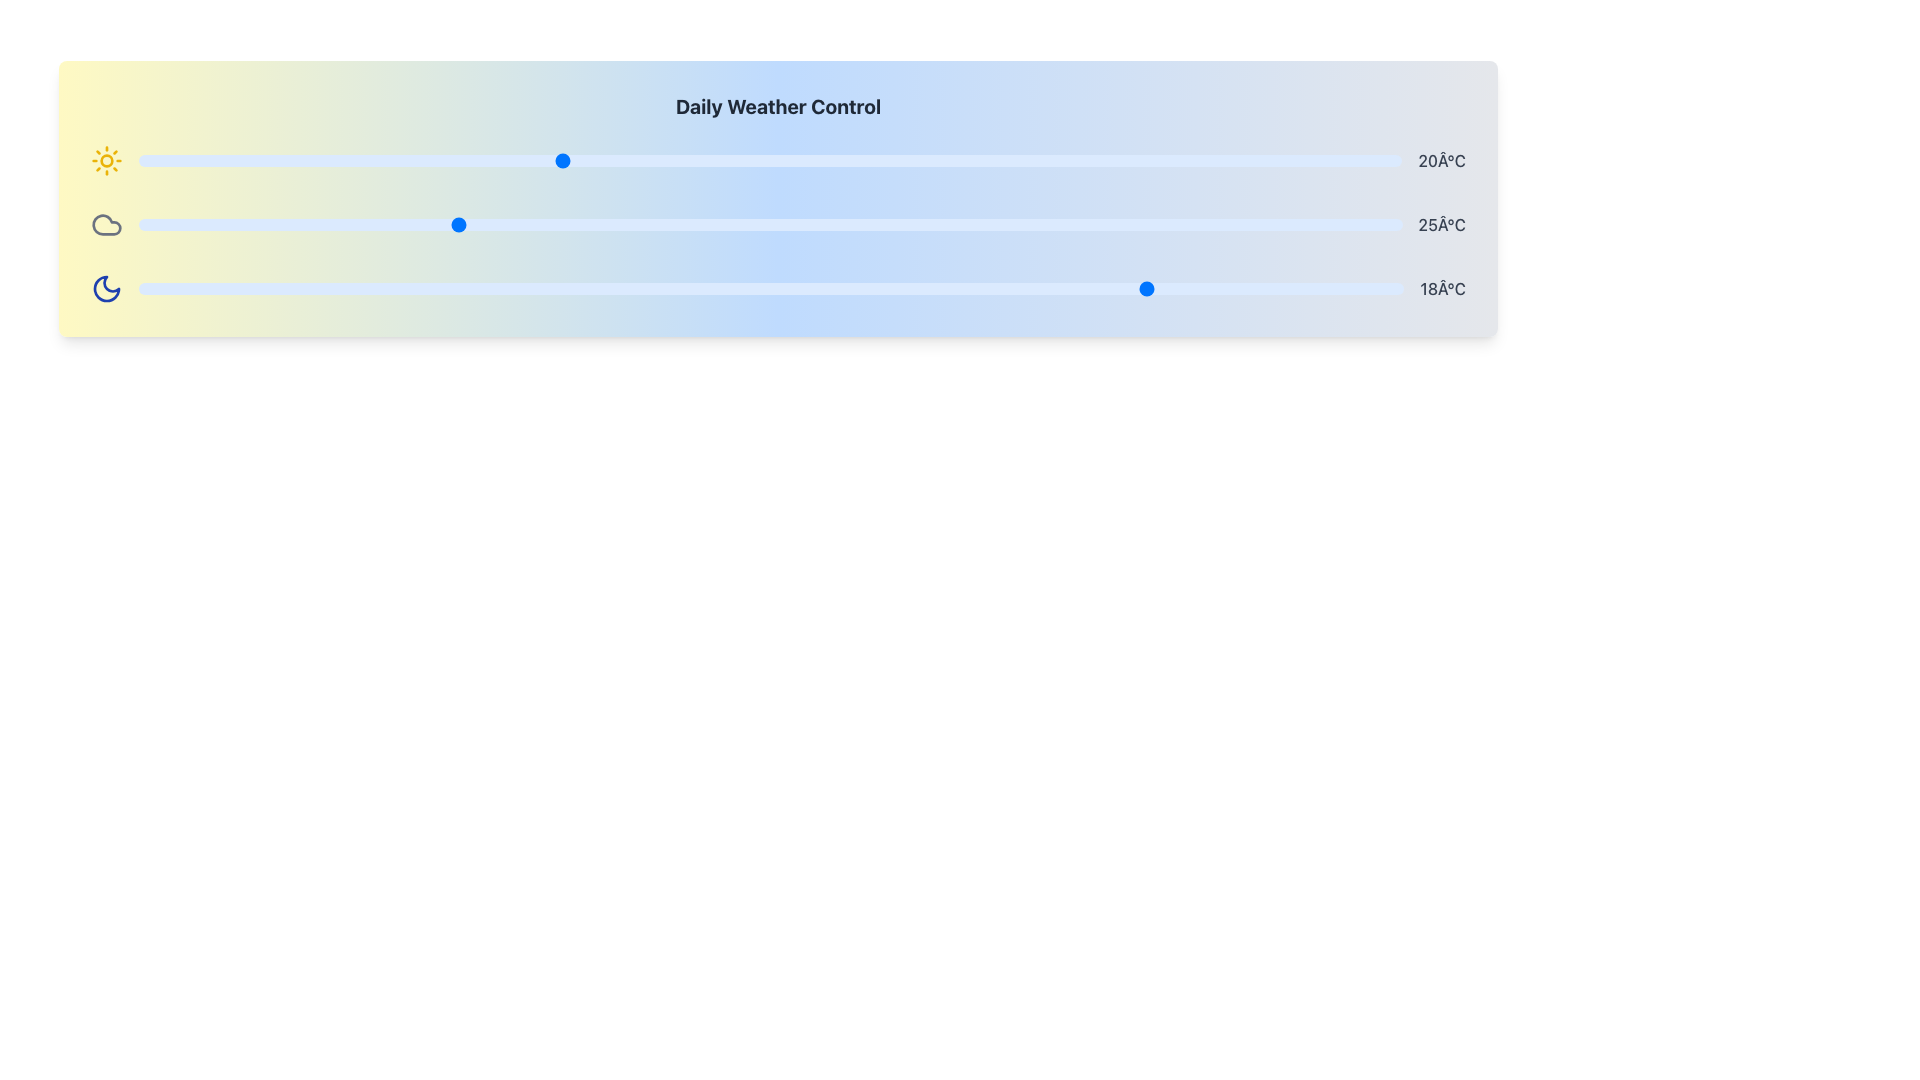  What do you see at coordinates (1275, 224) in the screenshot?
I see `the slider value` at bounding box center [1275, 224].